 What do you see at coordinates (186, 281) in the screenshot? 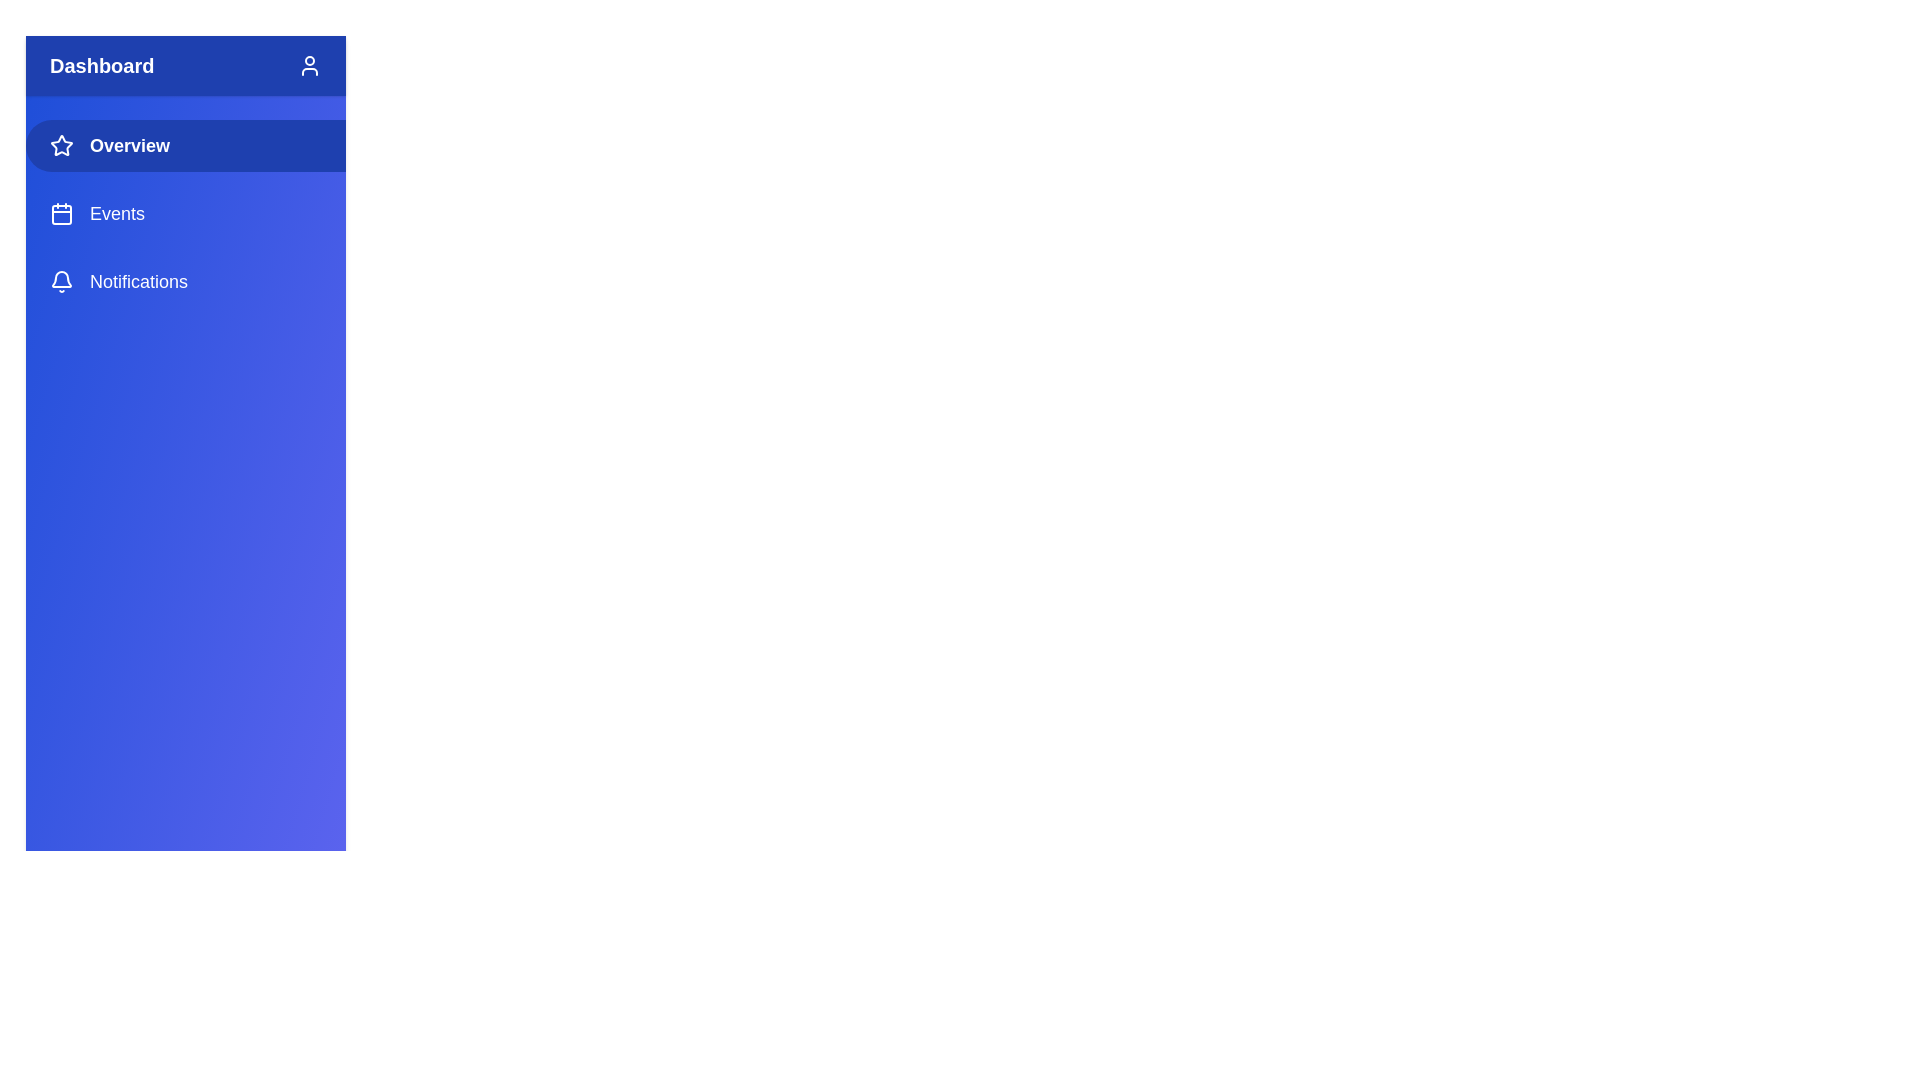
I see `the sidebar section Notifications` at bounding box center [186, 281].